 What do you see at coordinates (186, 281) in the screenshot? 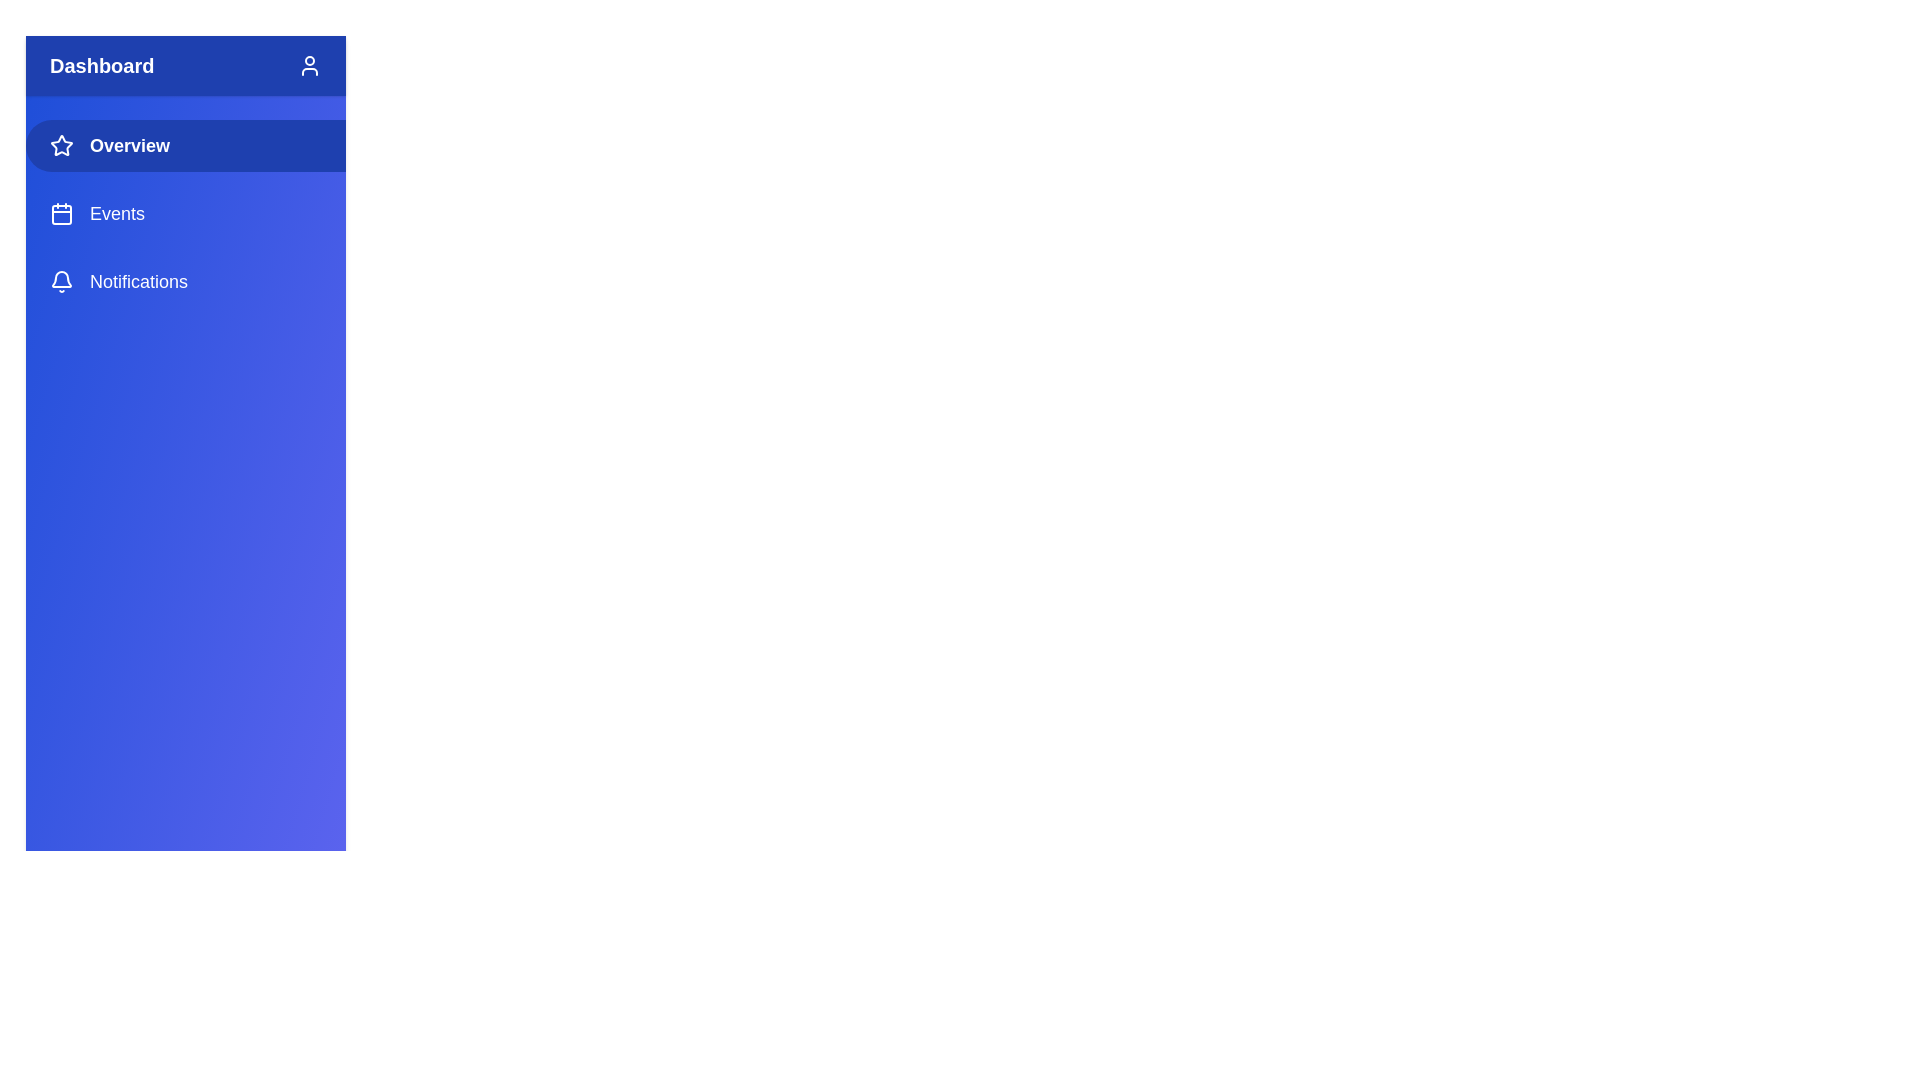
I see `the sidebar section Notifications` at bounding box center [186, 281].